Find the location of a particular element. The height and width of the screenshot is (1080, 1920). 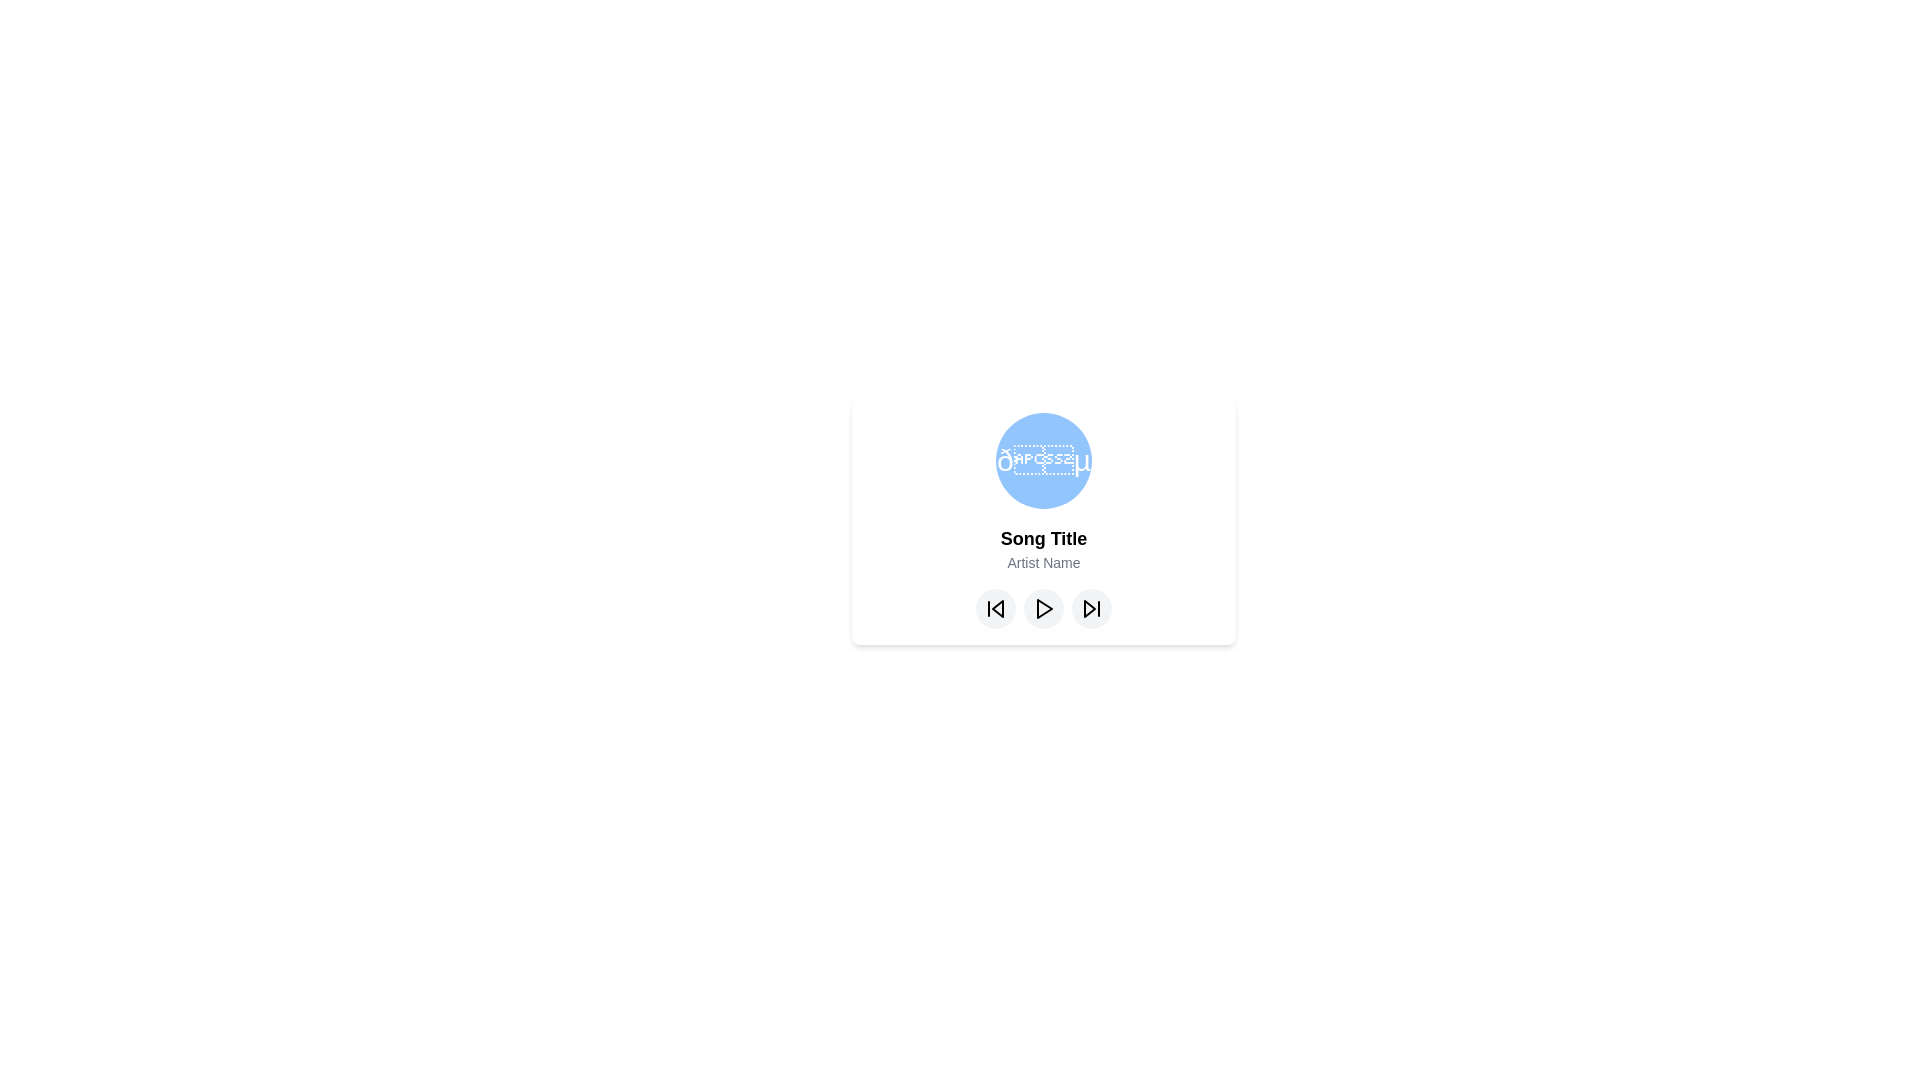

the 'Next' button located at the bottom center of the layout, positioned immediately to the right of the 'Play' button, to advance to the next item is located at coordinates (1090, 608).